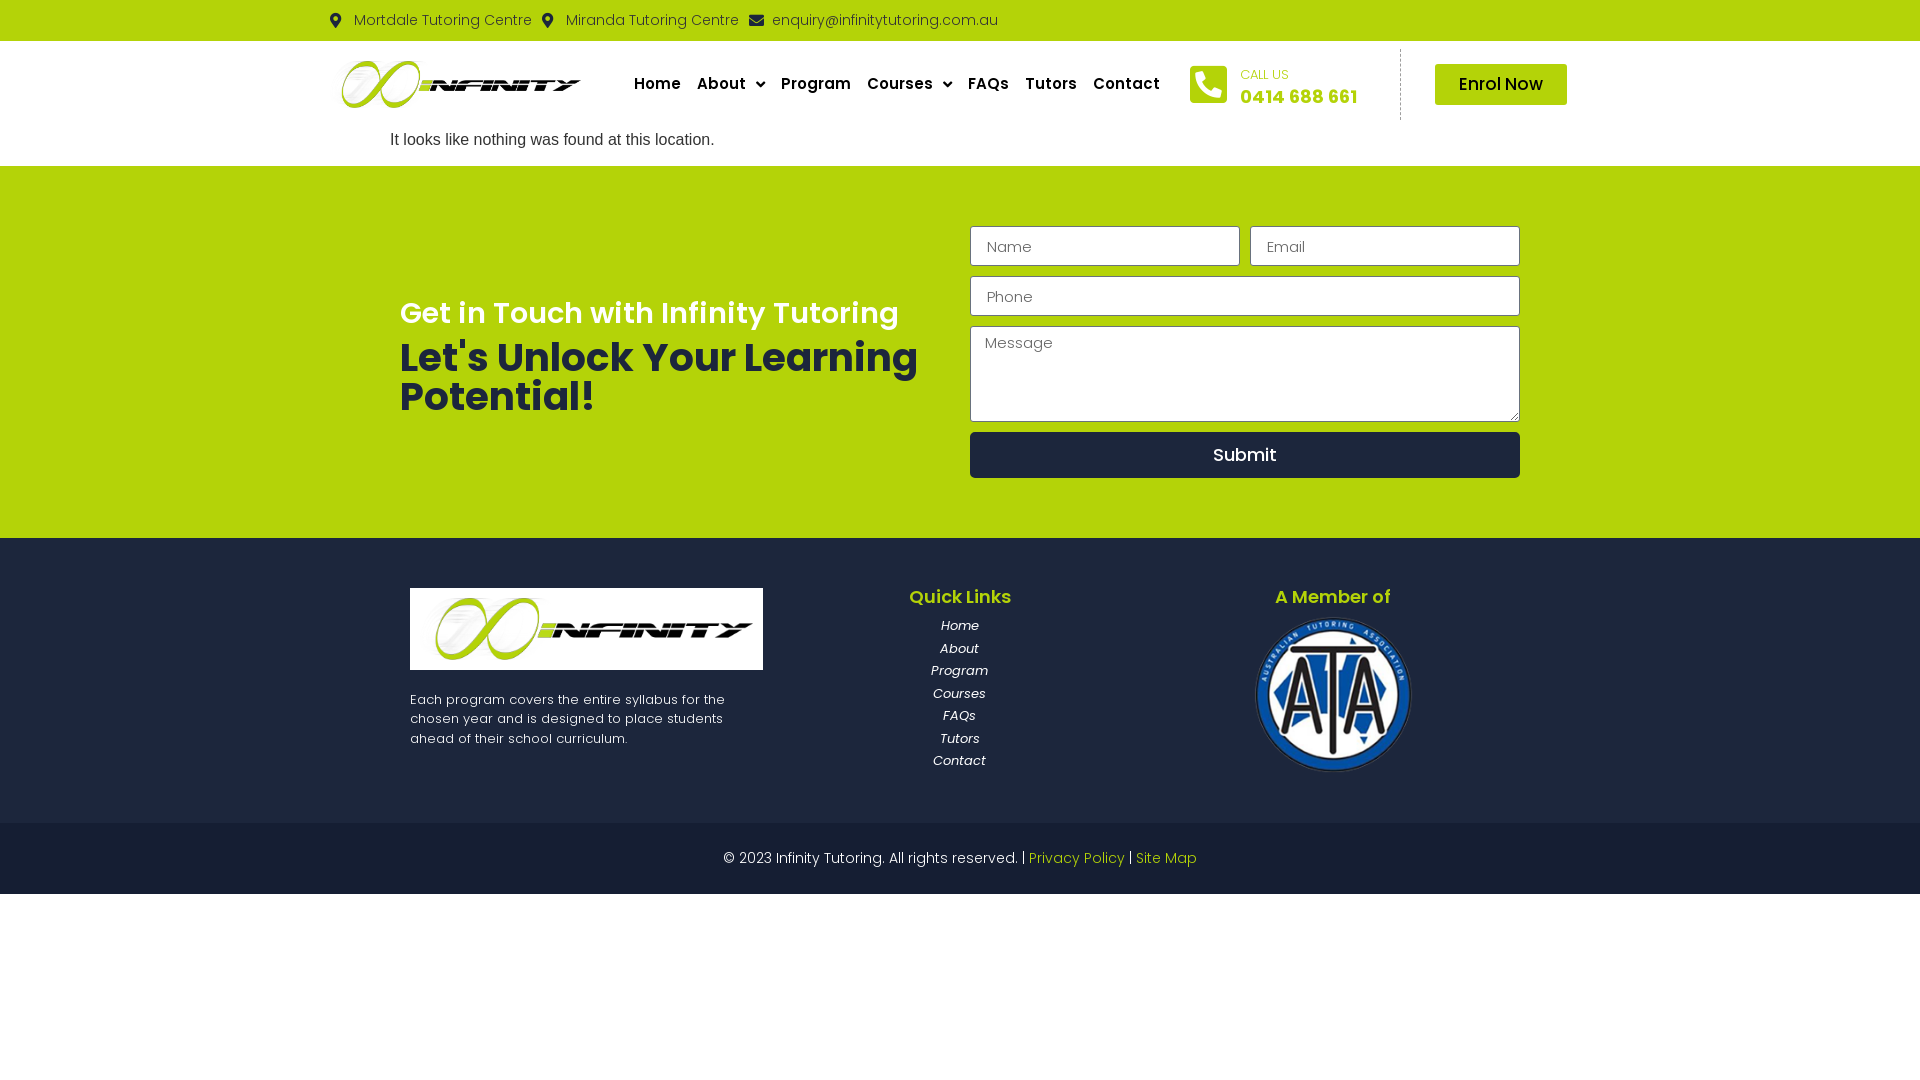  I want to click on 'FAQs', so click(958, 715).